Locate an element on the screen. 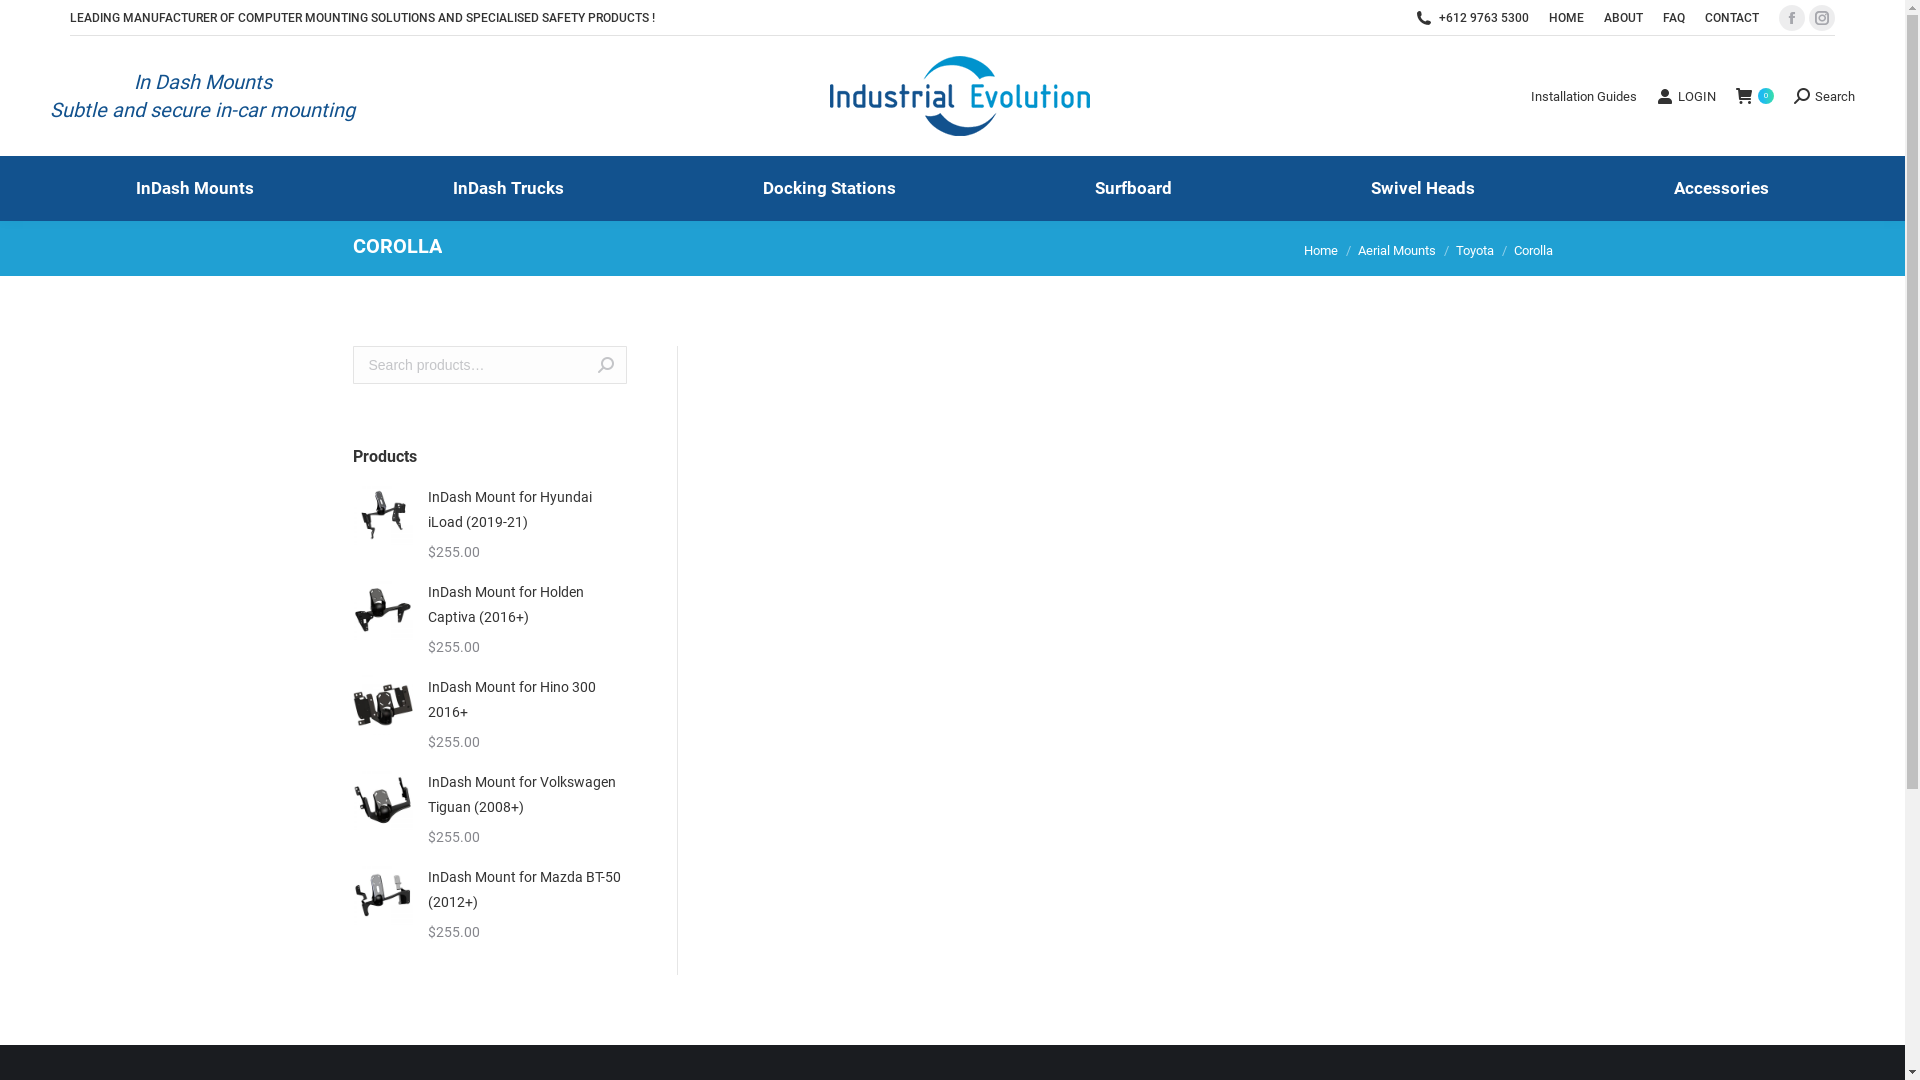 The image size is (1920, 1080). 'HOME' is located at coordinates (1565, 18).